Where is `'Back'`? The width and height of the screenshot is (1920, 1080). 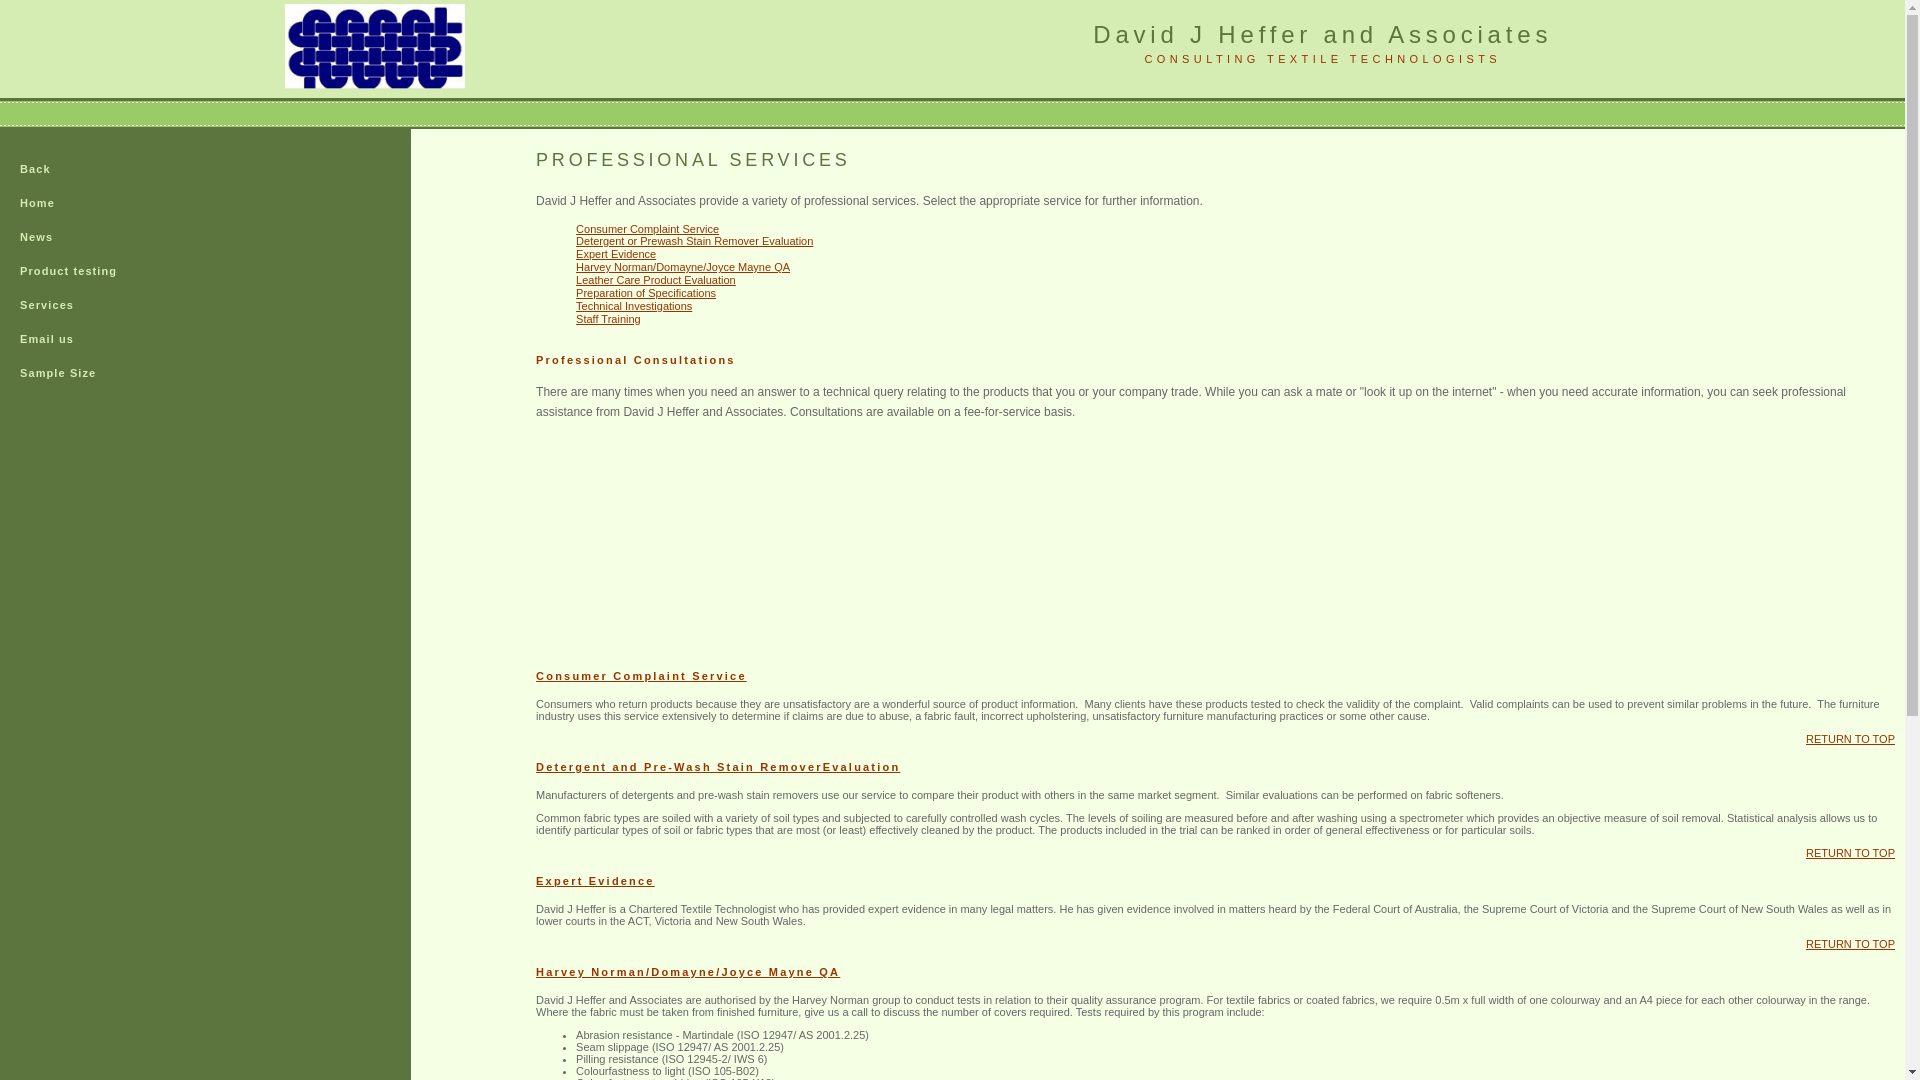 'Back' is located at coordinates (0, 168).